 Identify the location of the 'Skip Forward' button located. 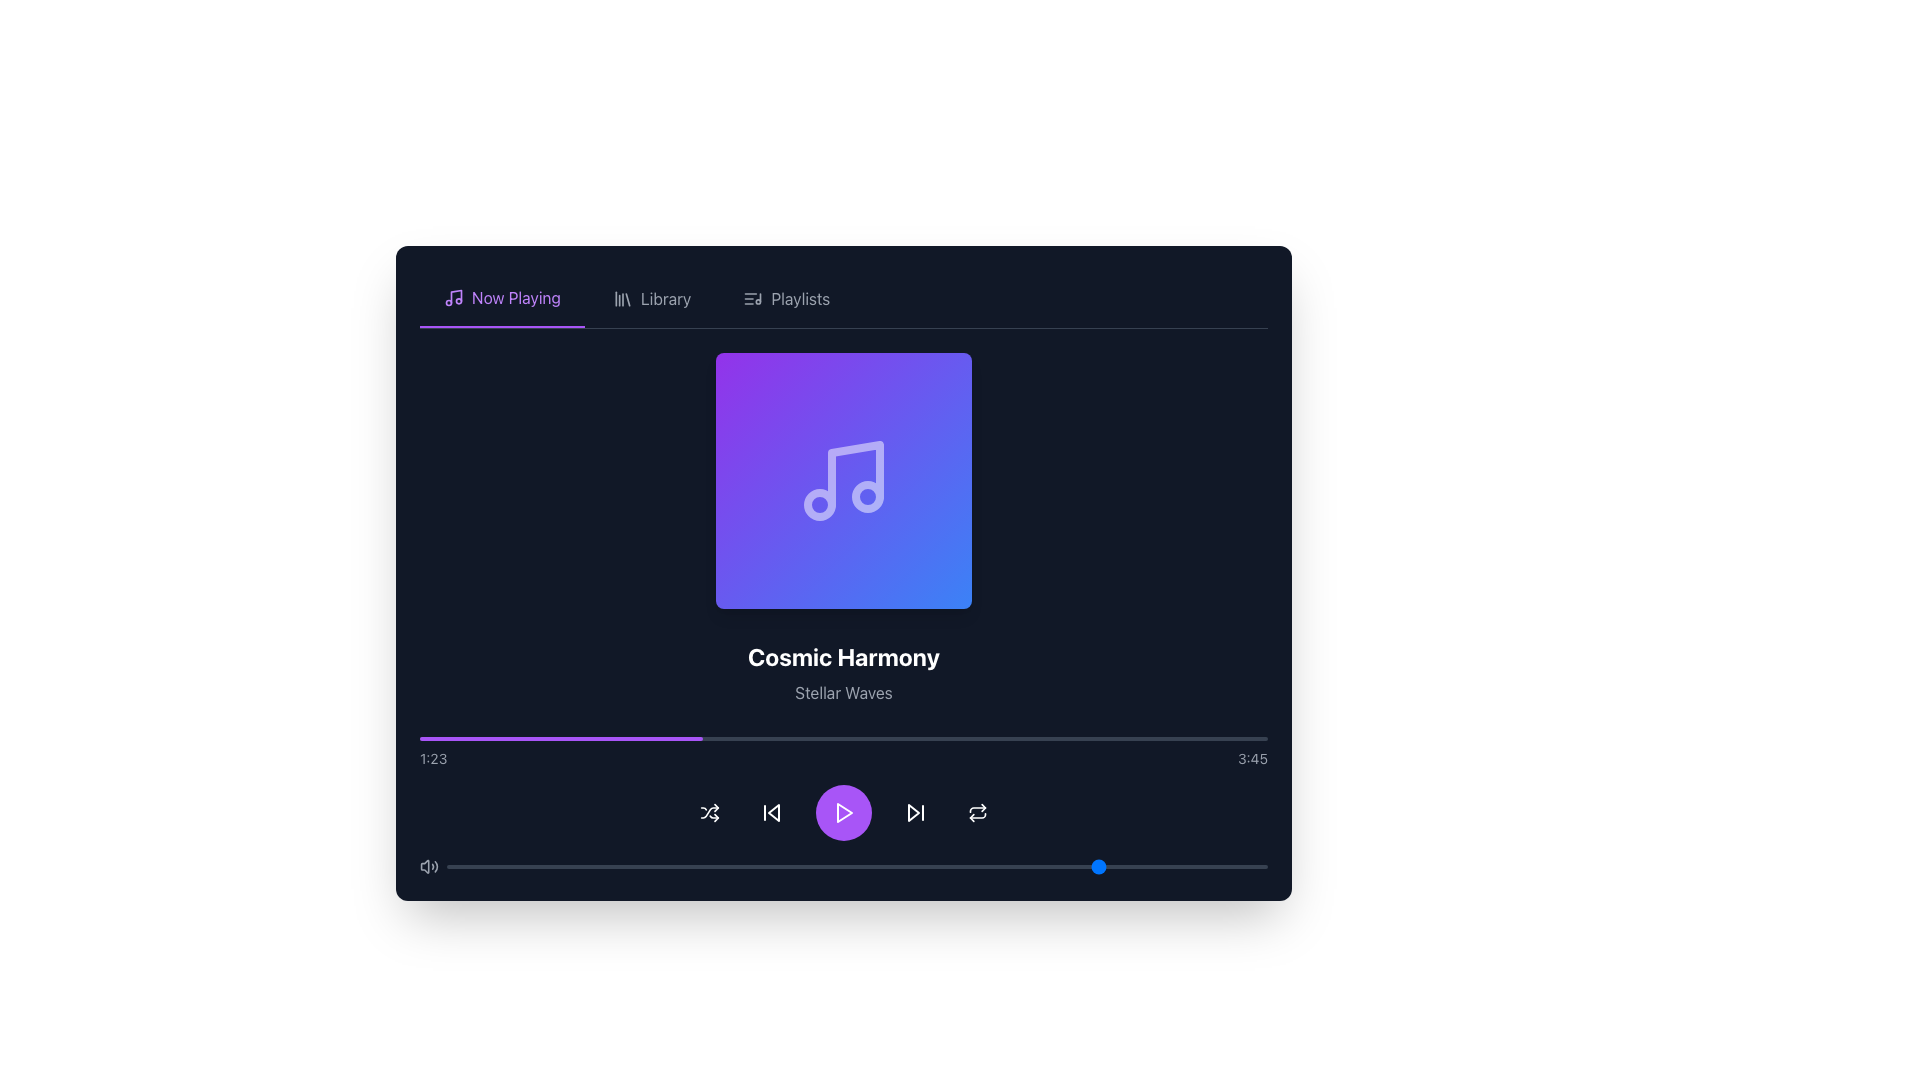
(915, 813).